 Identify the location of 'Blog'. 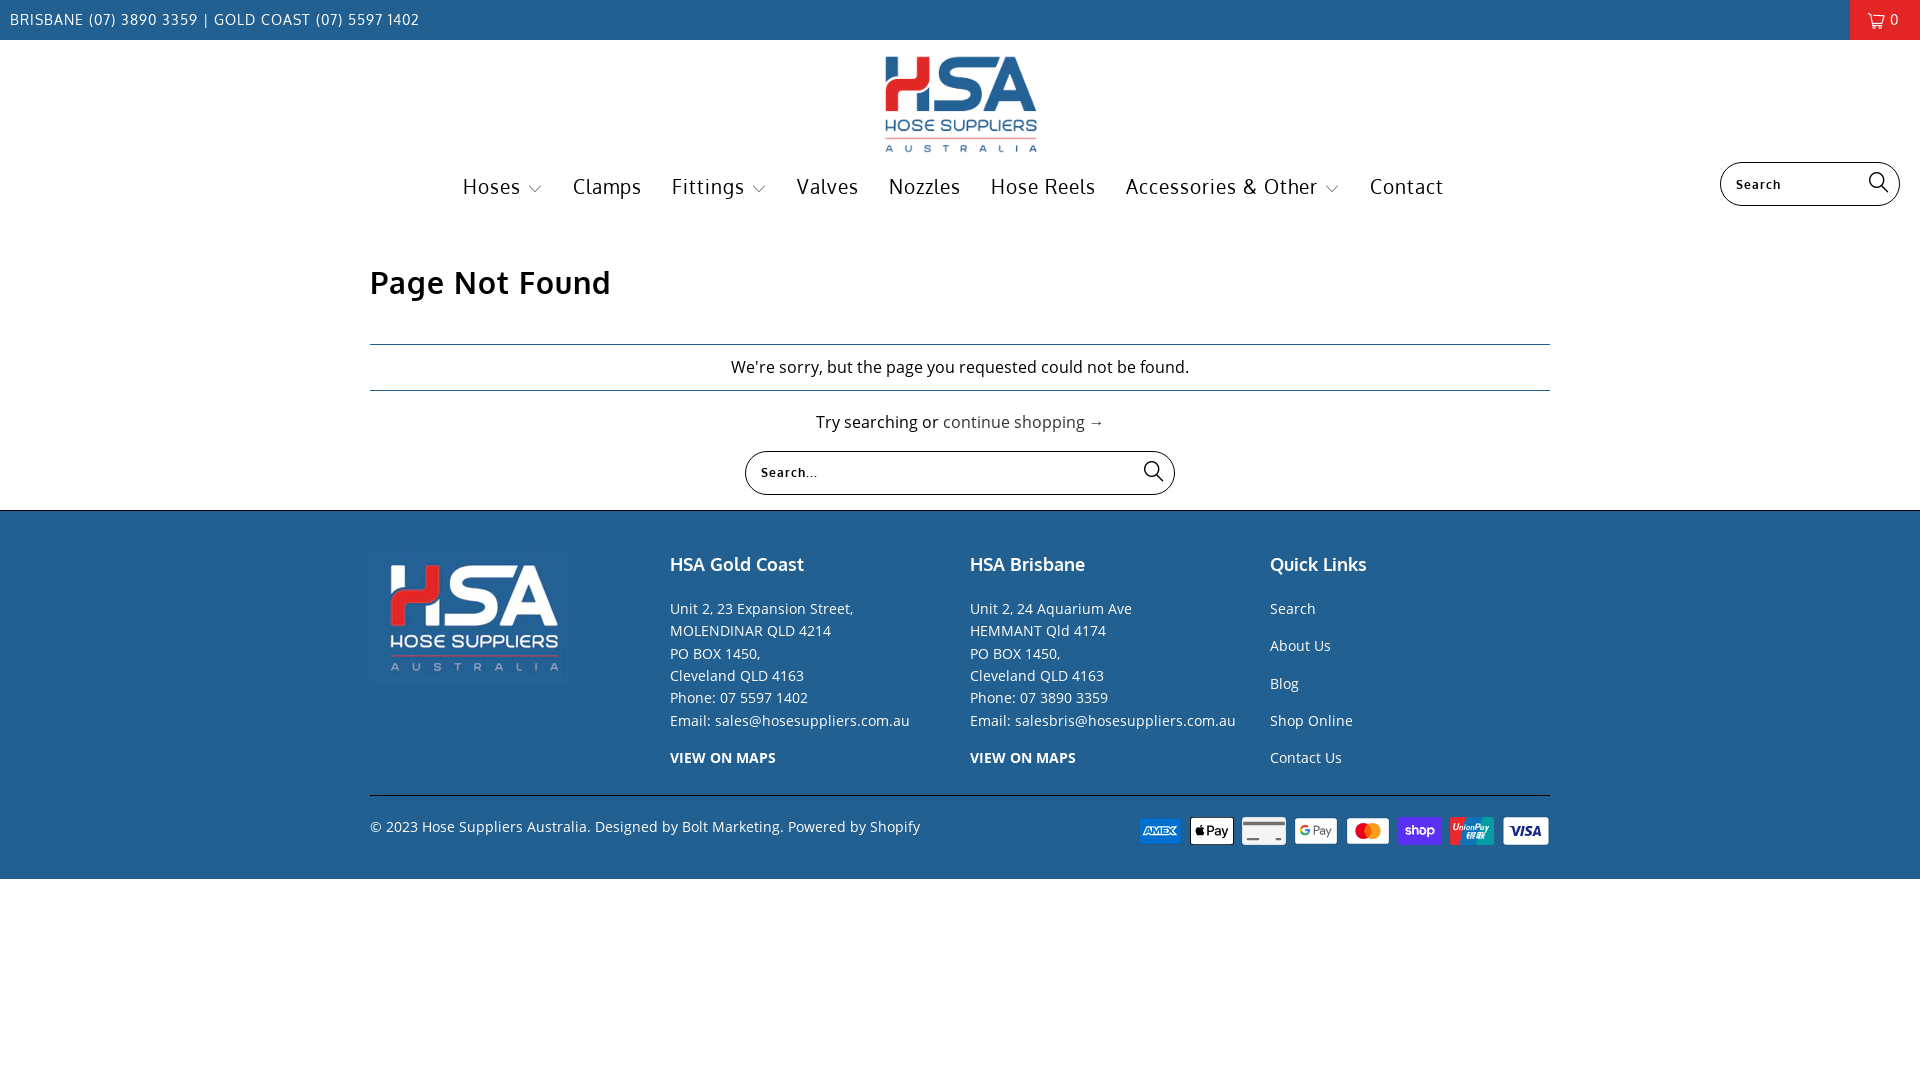
(1284, 682).